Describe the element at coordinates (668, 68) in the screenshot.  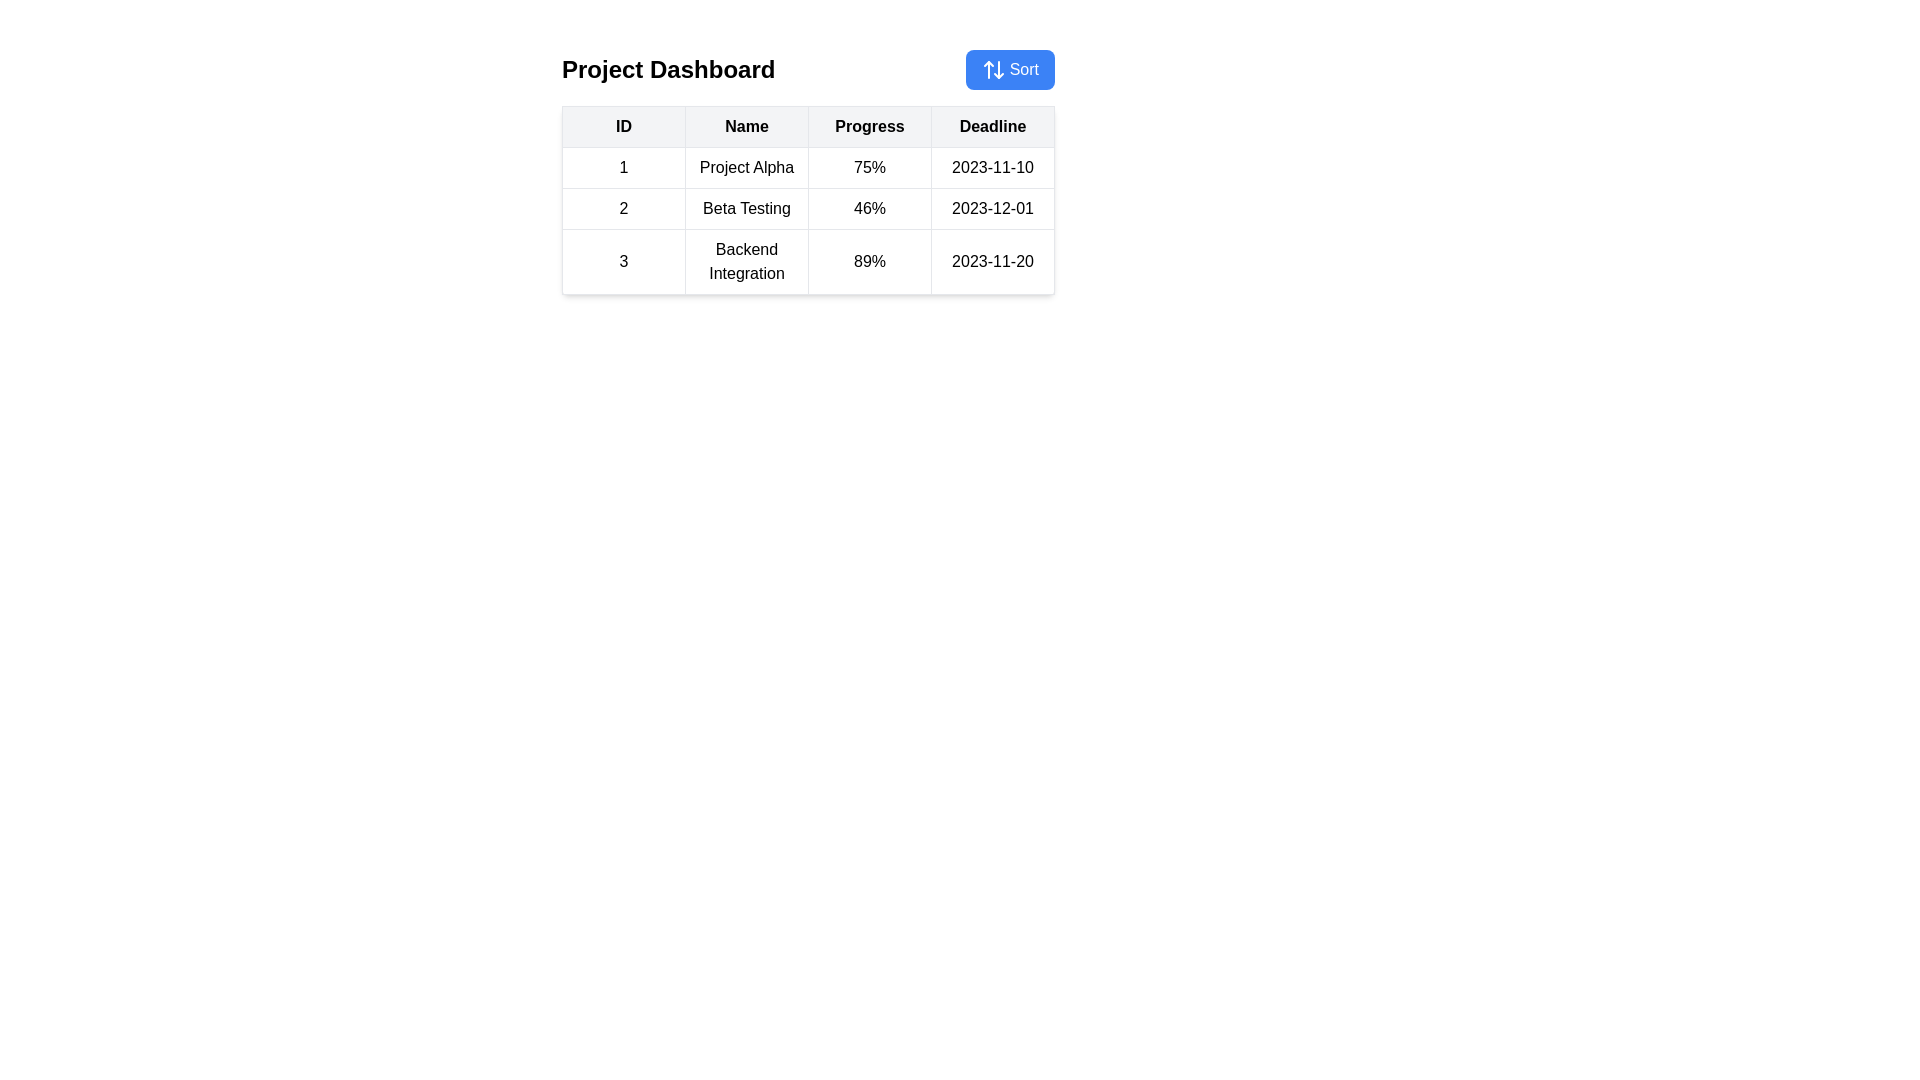
I see `the Text header that serves as the title for the displayed dashboard, providing context about the interface` at that location.